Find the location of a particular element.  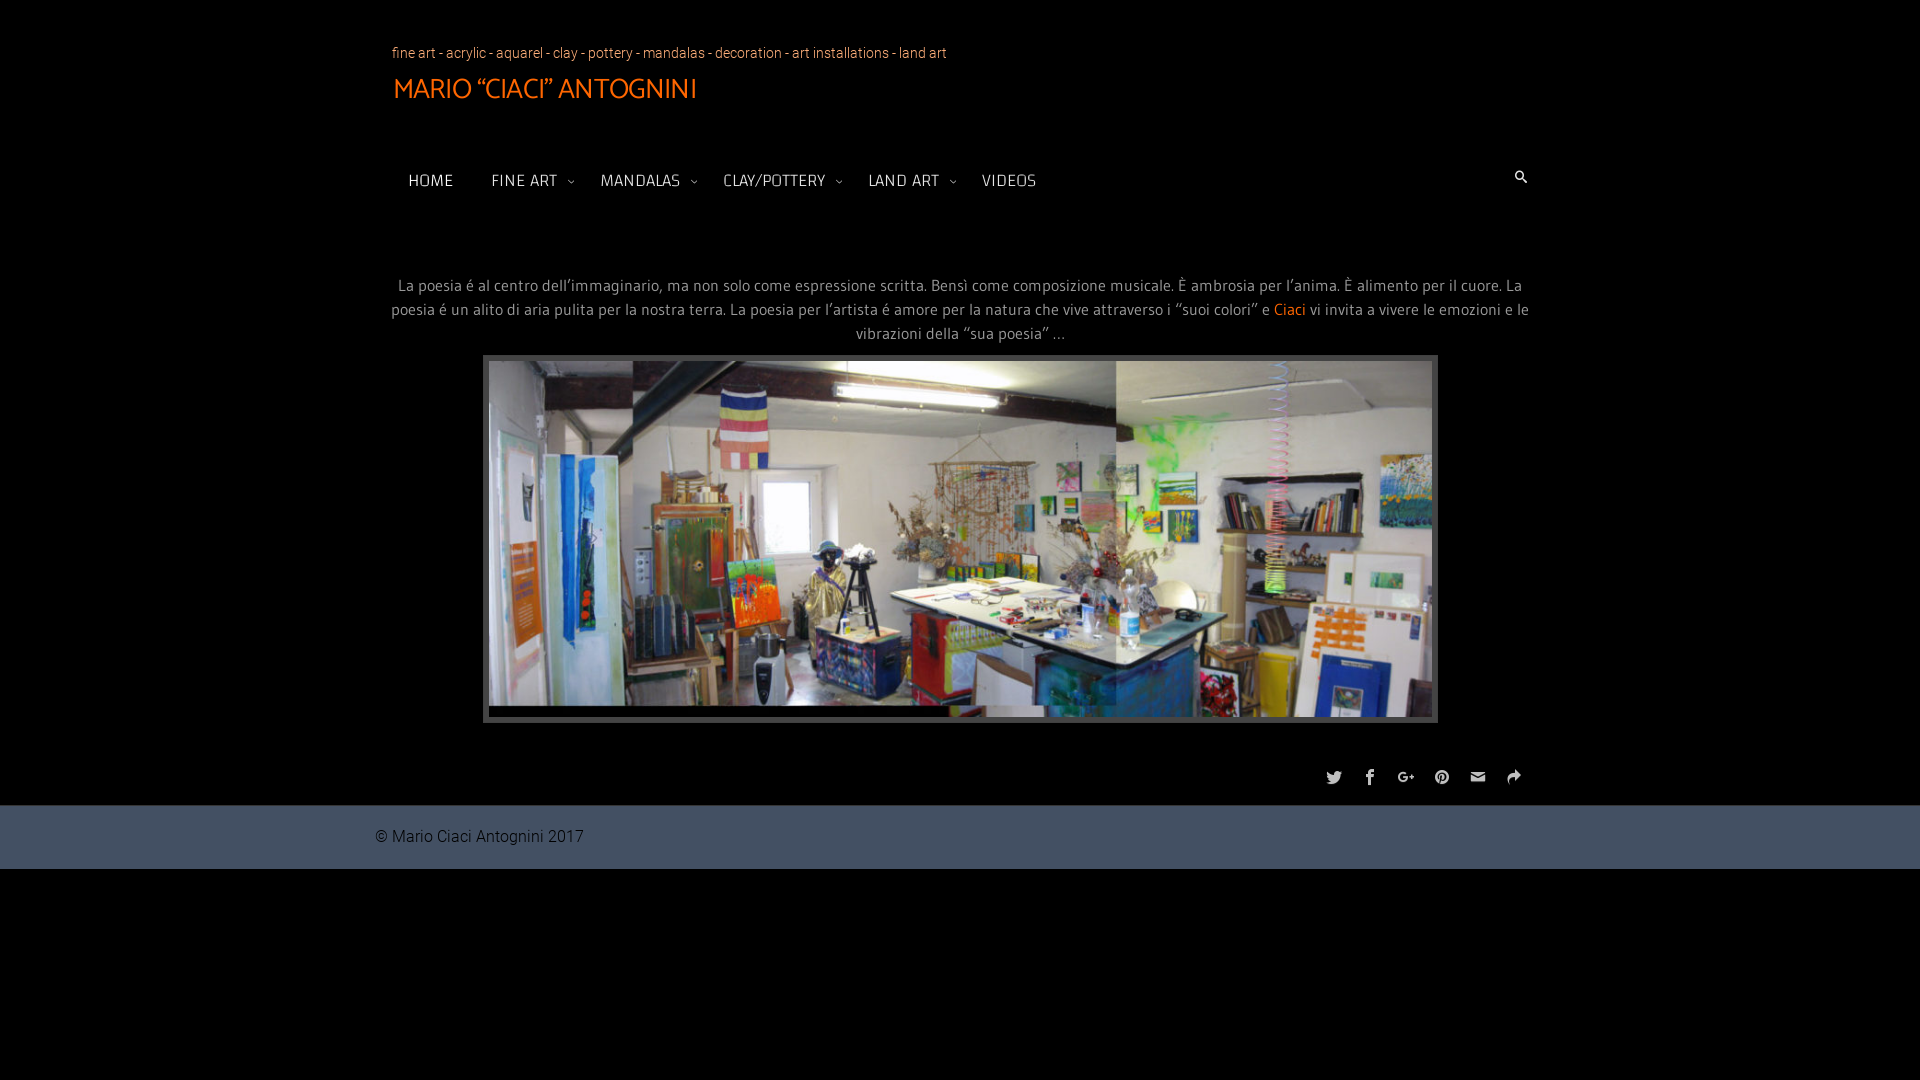

'FINE ART' is located at coordinates (527, 180).